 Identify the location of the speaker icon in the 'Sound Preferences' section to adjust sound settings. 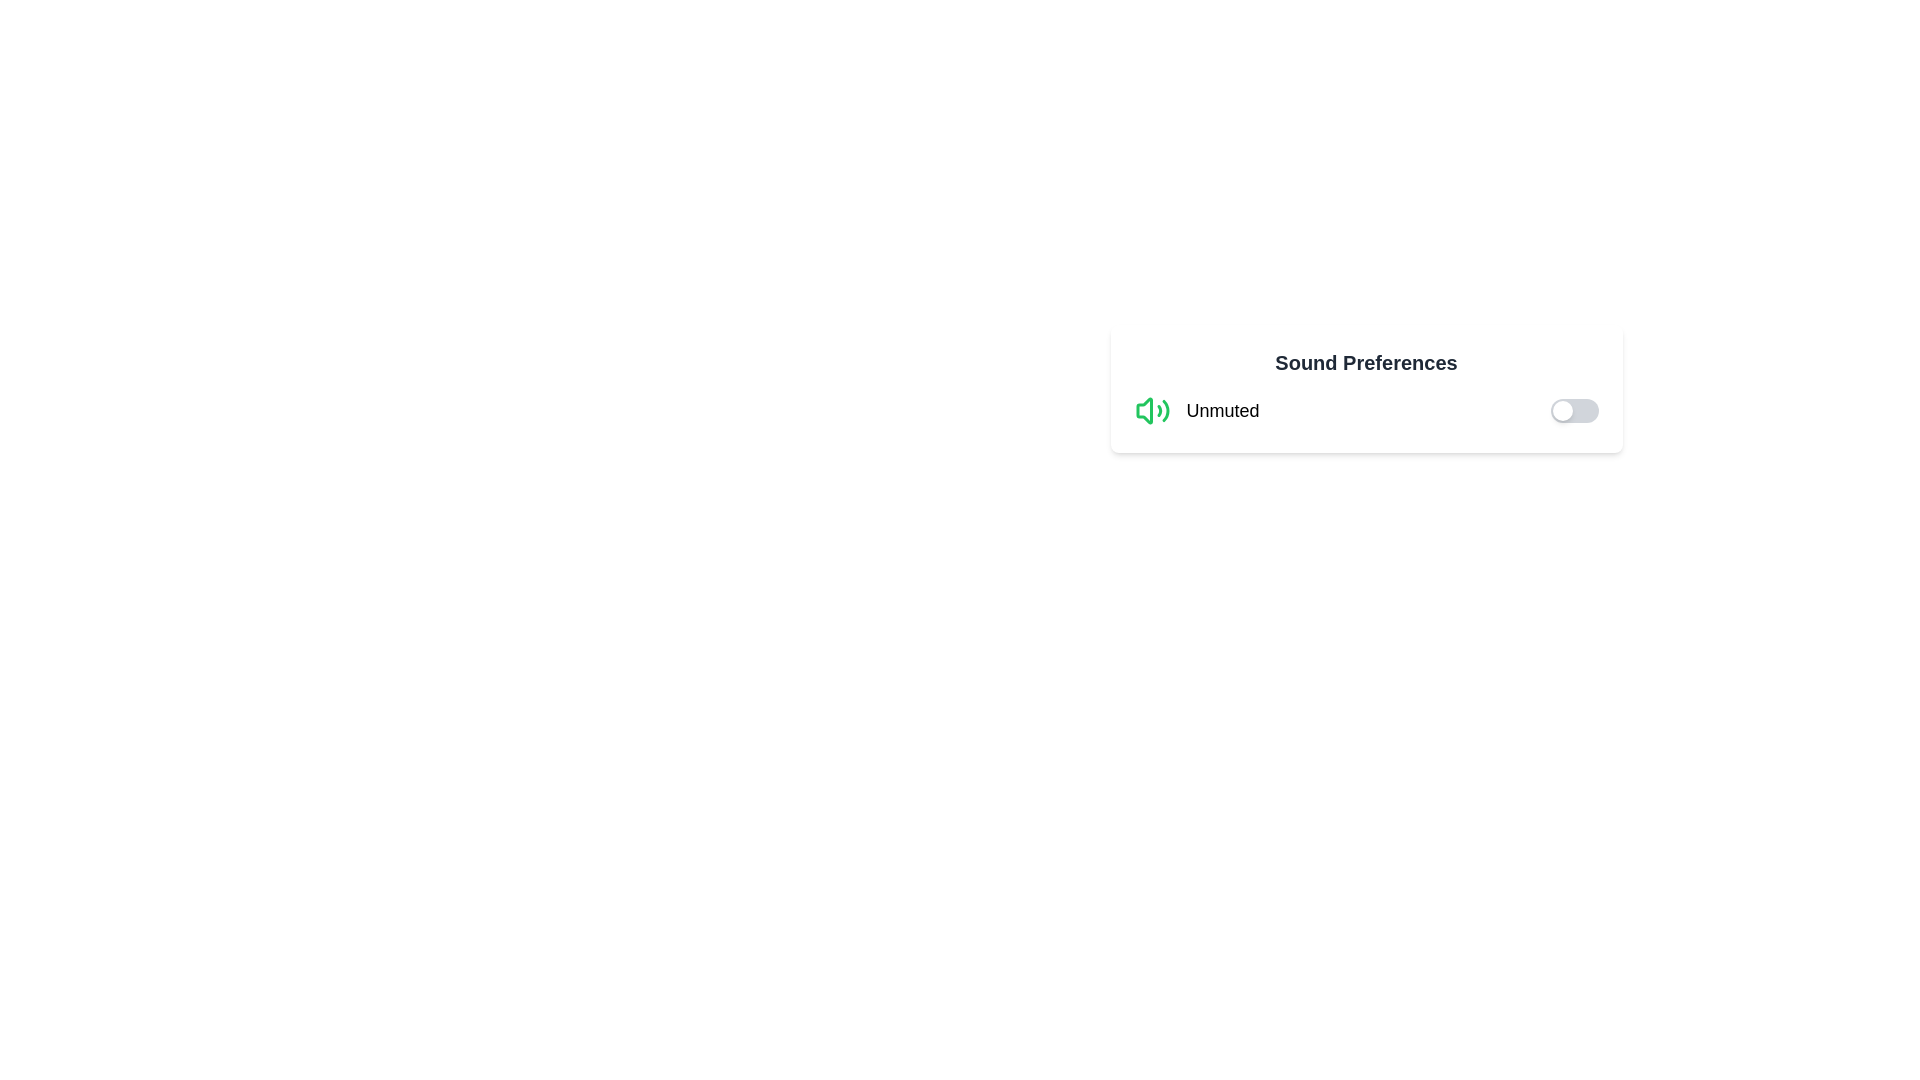
(1144, 410).